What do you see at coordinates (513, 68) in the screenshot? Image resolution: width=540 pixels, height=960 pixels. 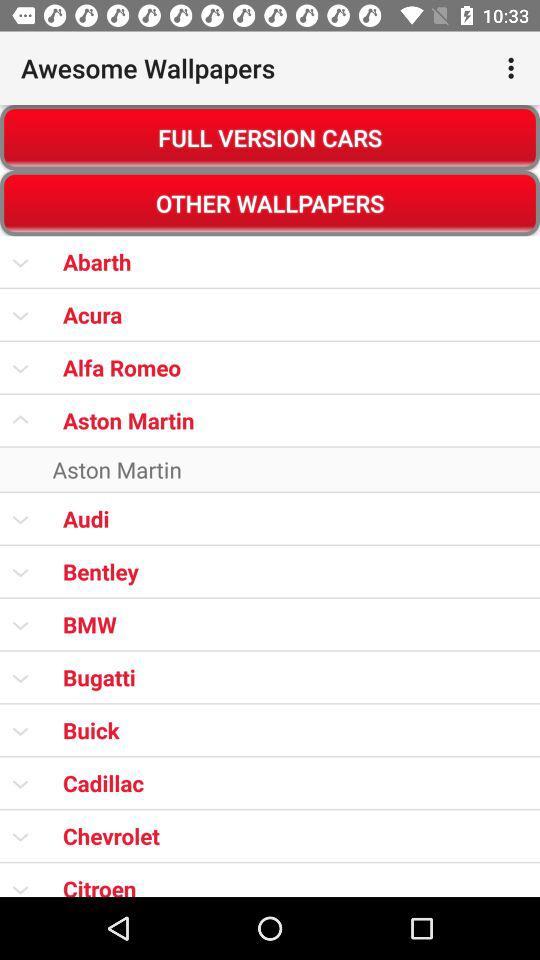 I see `icon above the full version cars icon` at bounding box center [513, 68].